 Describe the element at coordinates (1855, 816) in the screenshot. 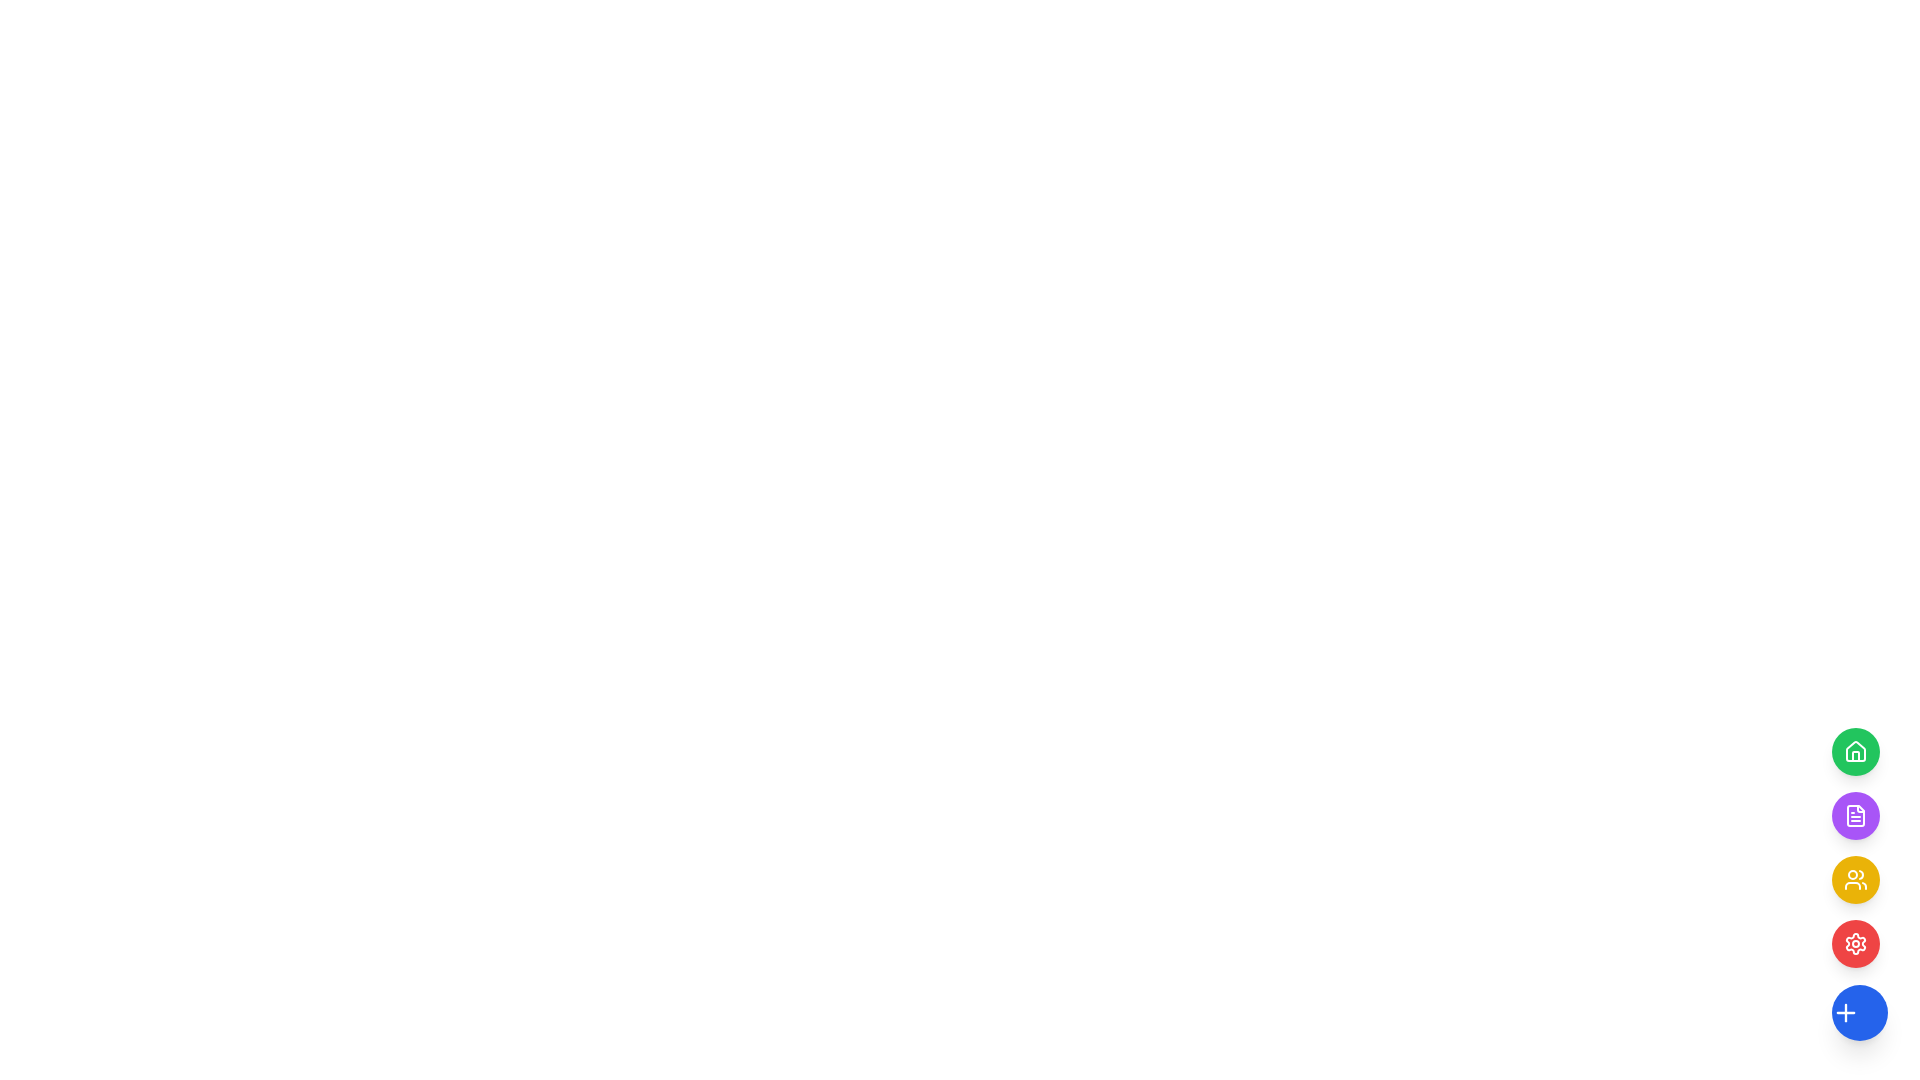

I see `the purple file icon in the vertical menu` at that location.